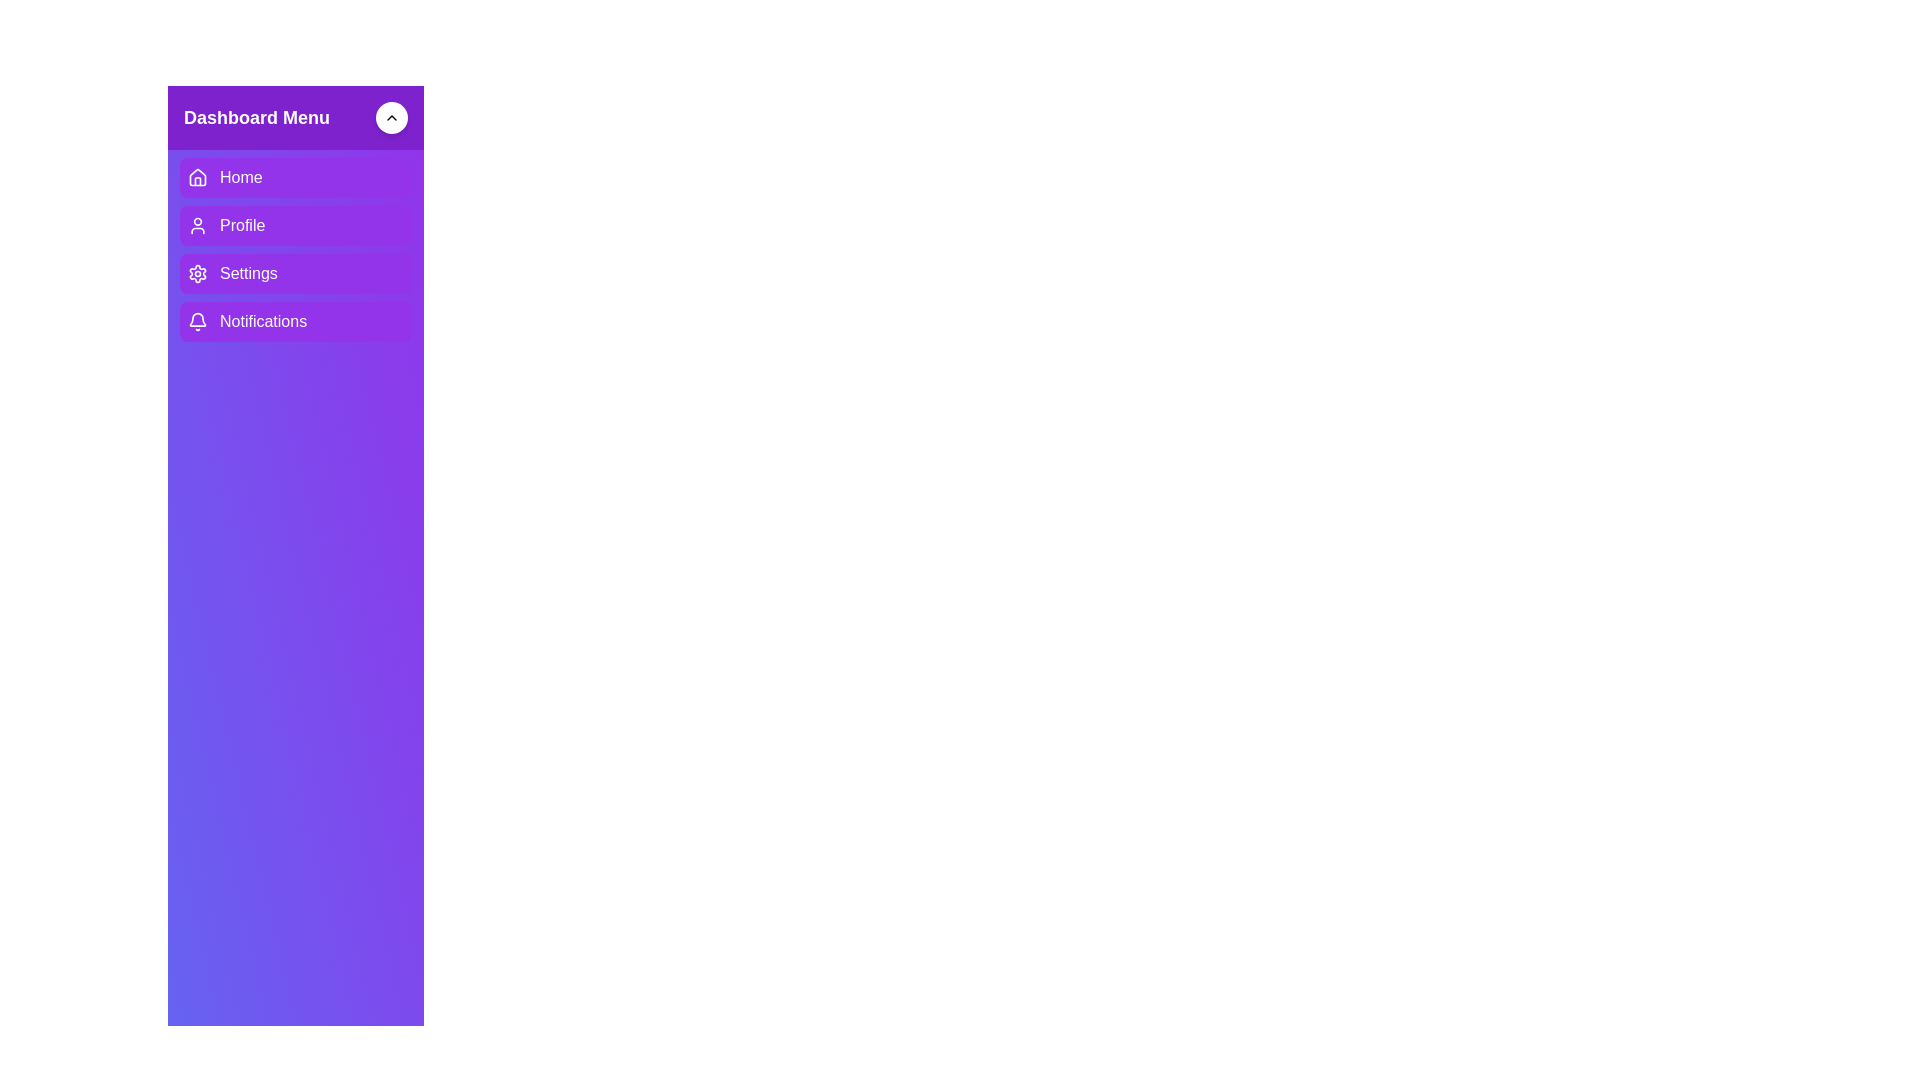  What do you see at coordinates (247, 273) in the screenshot?
I see `the 'Settings' text label in the navigation menu, which is the third item below 'Profile' and above 'Notifications'` at bounding box center [247, 273].